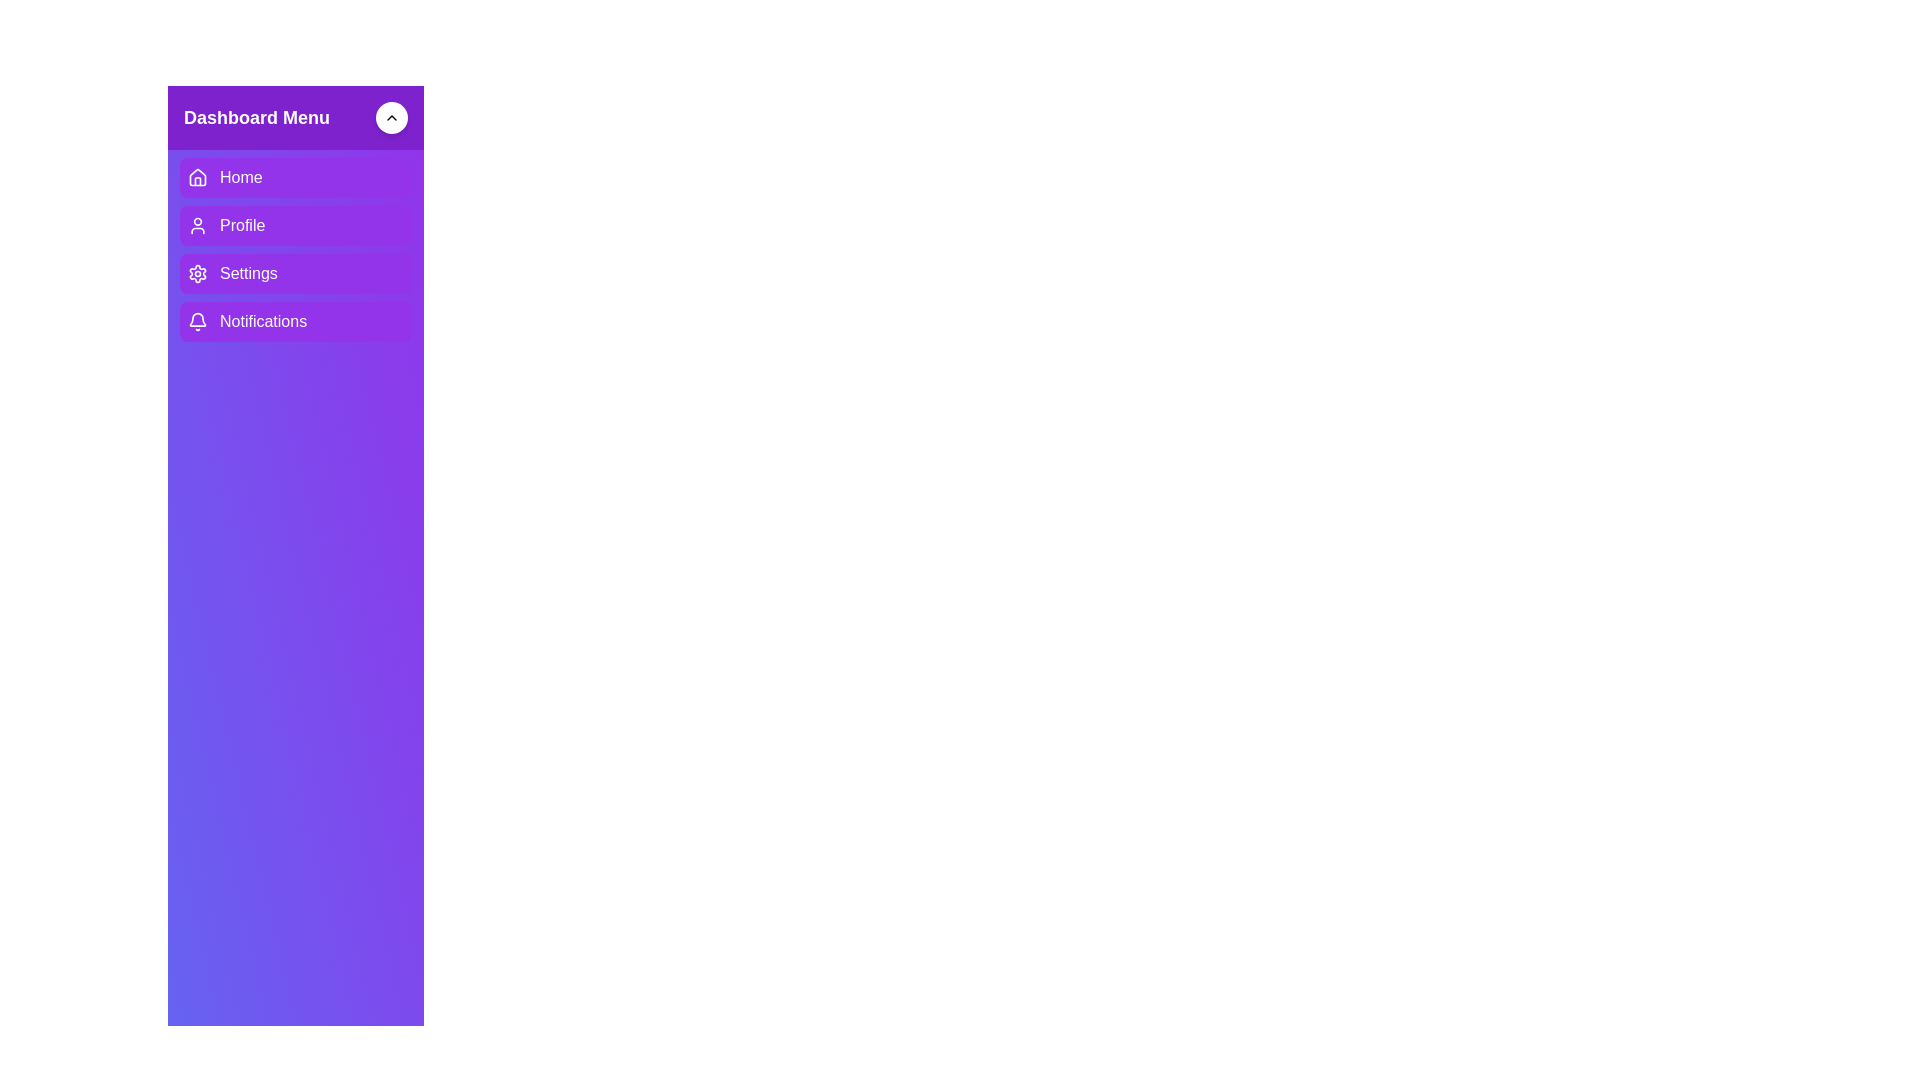  What do you see at coordinates (247, 273) in the screenshot?
I see `the 'Settings' text label in the navigation menu, which is the third item below 'Profile' and above 'Notifications'` at bounding box center [247, 273].